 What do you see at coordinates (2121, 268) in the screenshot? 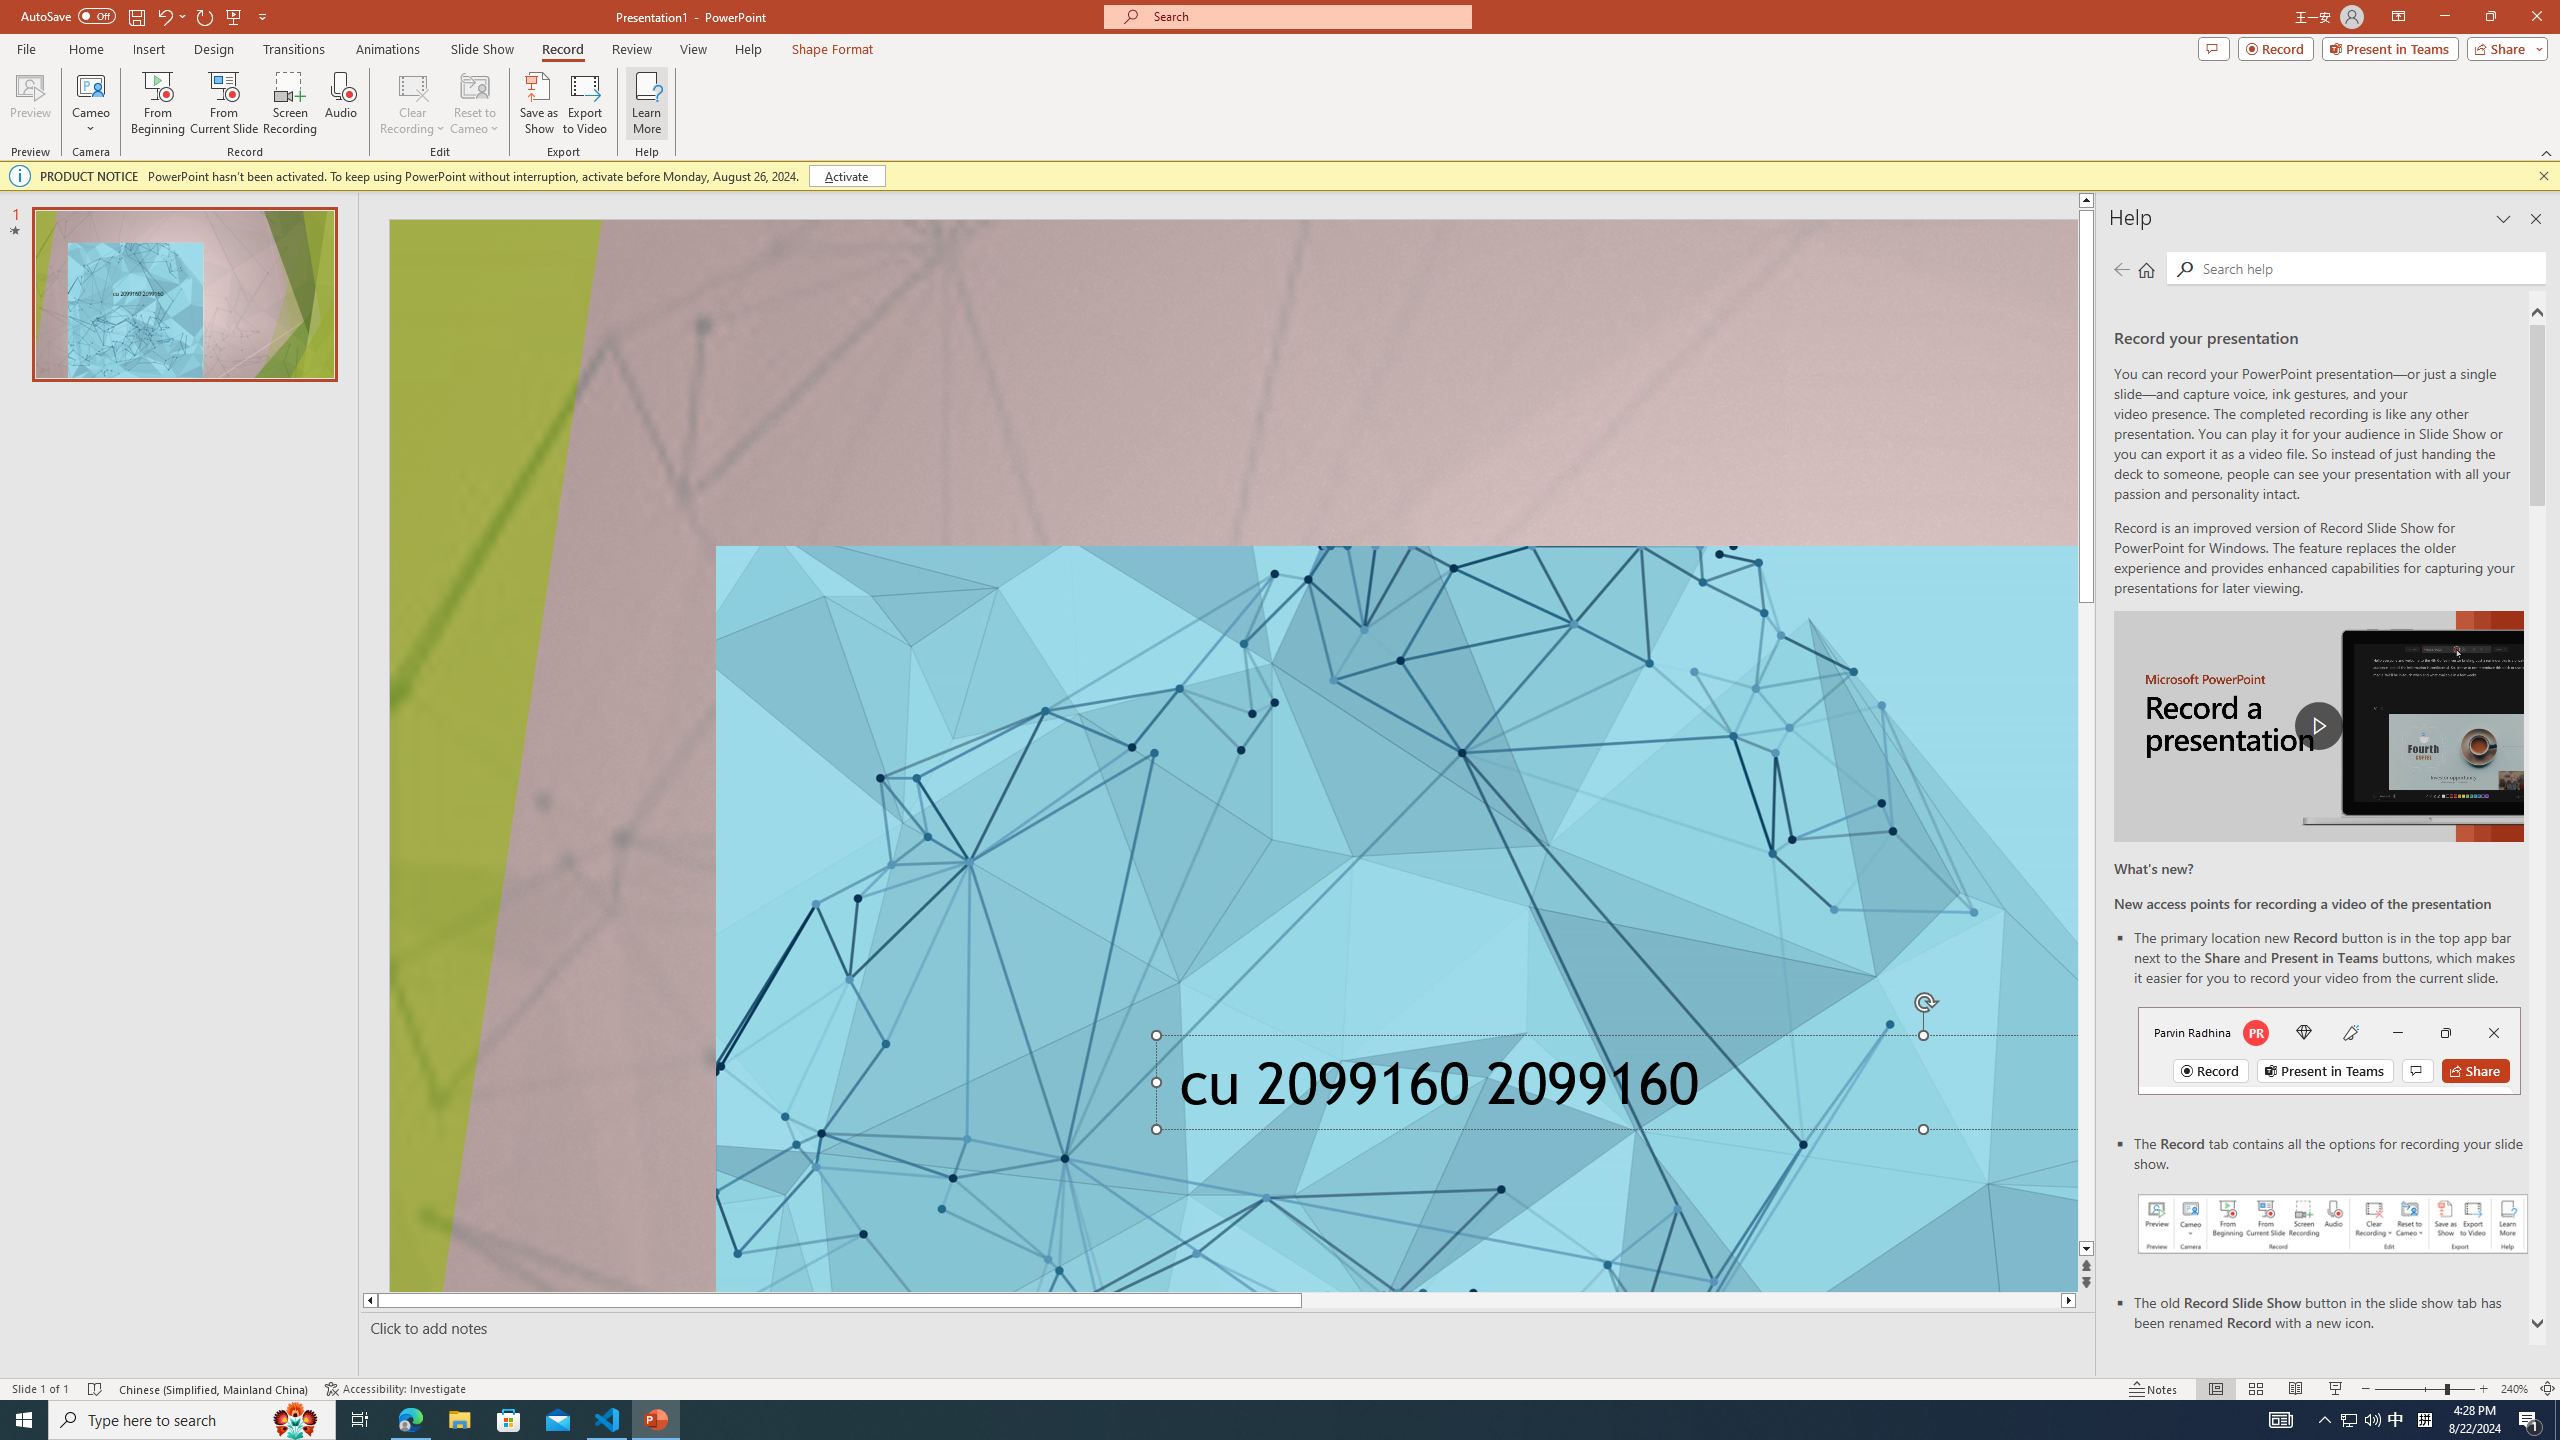
I see `'Previous page'` at bounding box center [2121, 268].